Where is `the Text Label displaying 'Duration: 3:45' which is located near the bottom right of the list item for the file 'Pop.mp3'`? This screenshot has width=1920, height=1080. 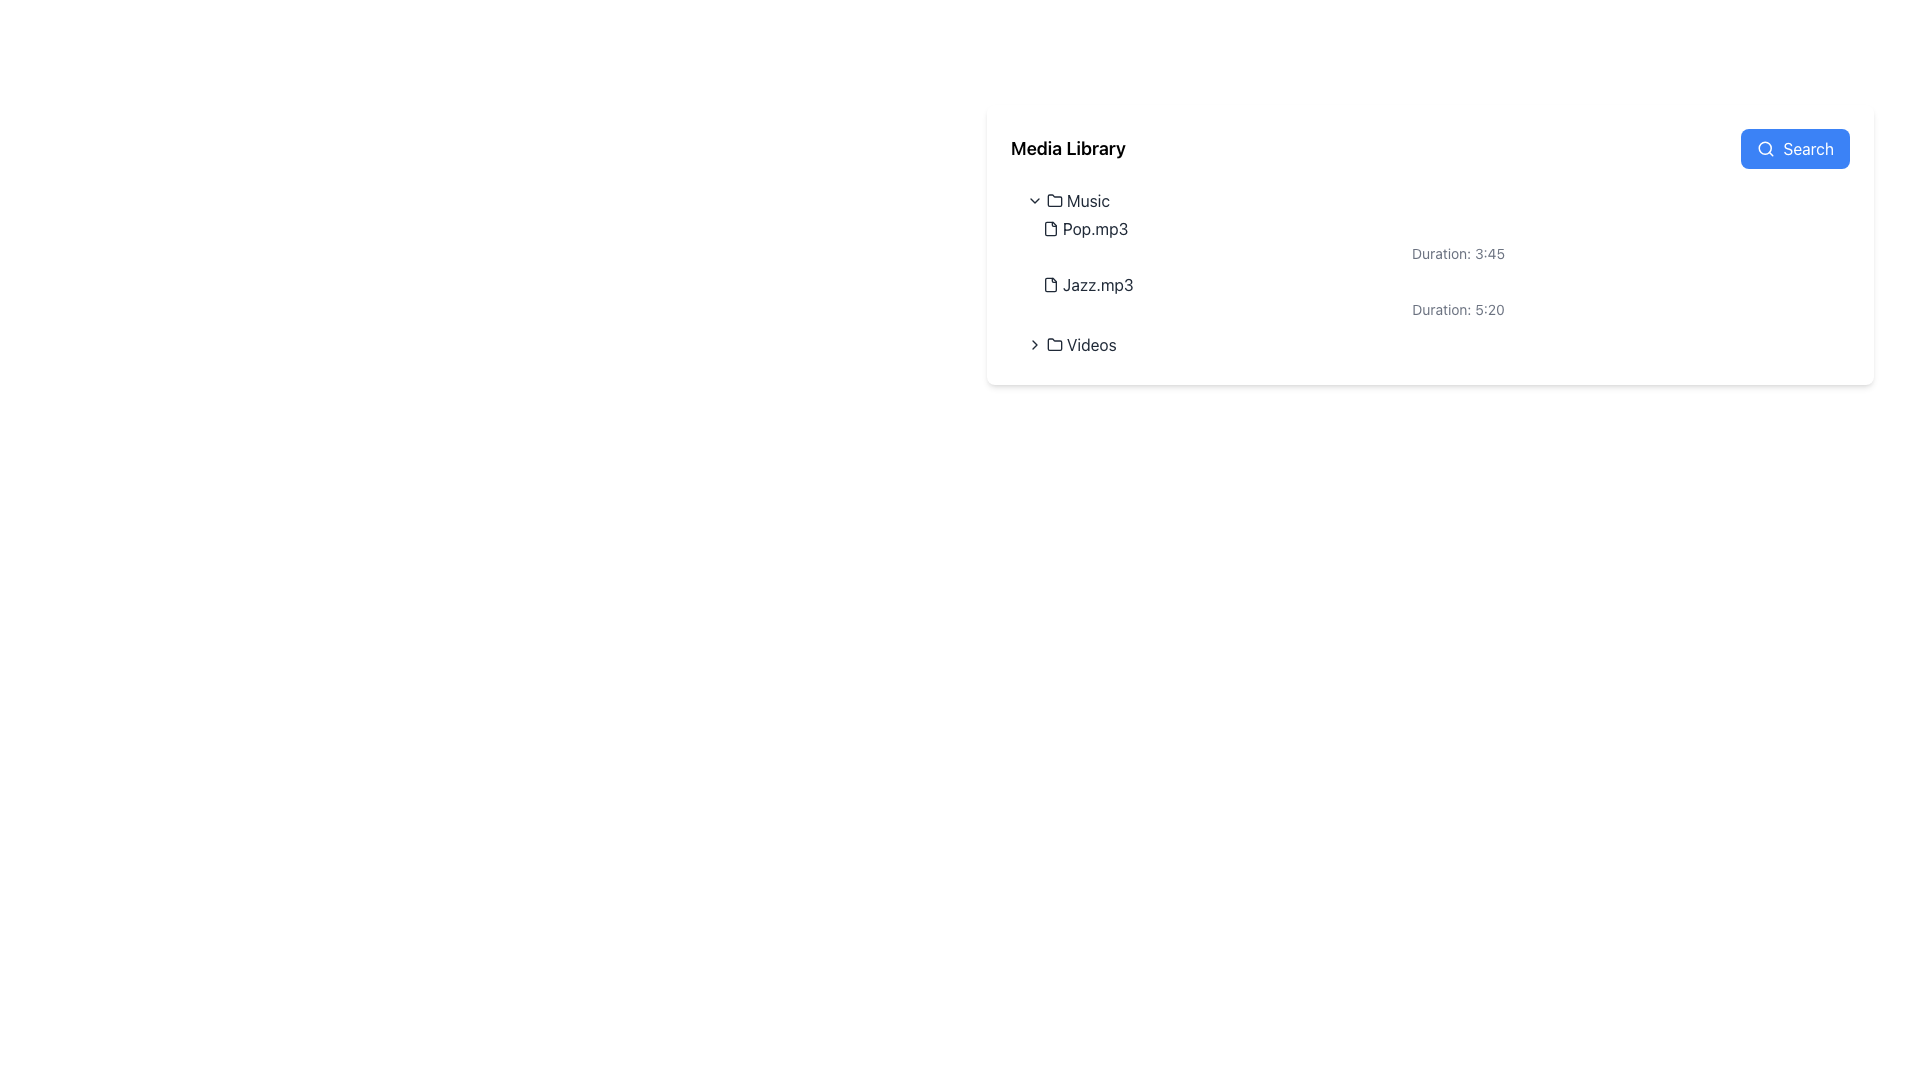
the Text Label displaying 'Duration: 3:45' which is located near the bottom right of the list item for the file 'Pop.mp3' is located at coordinates (1446, 252).